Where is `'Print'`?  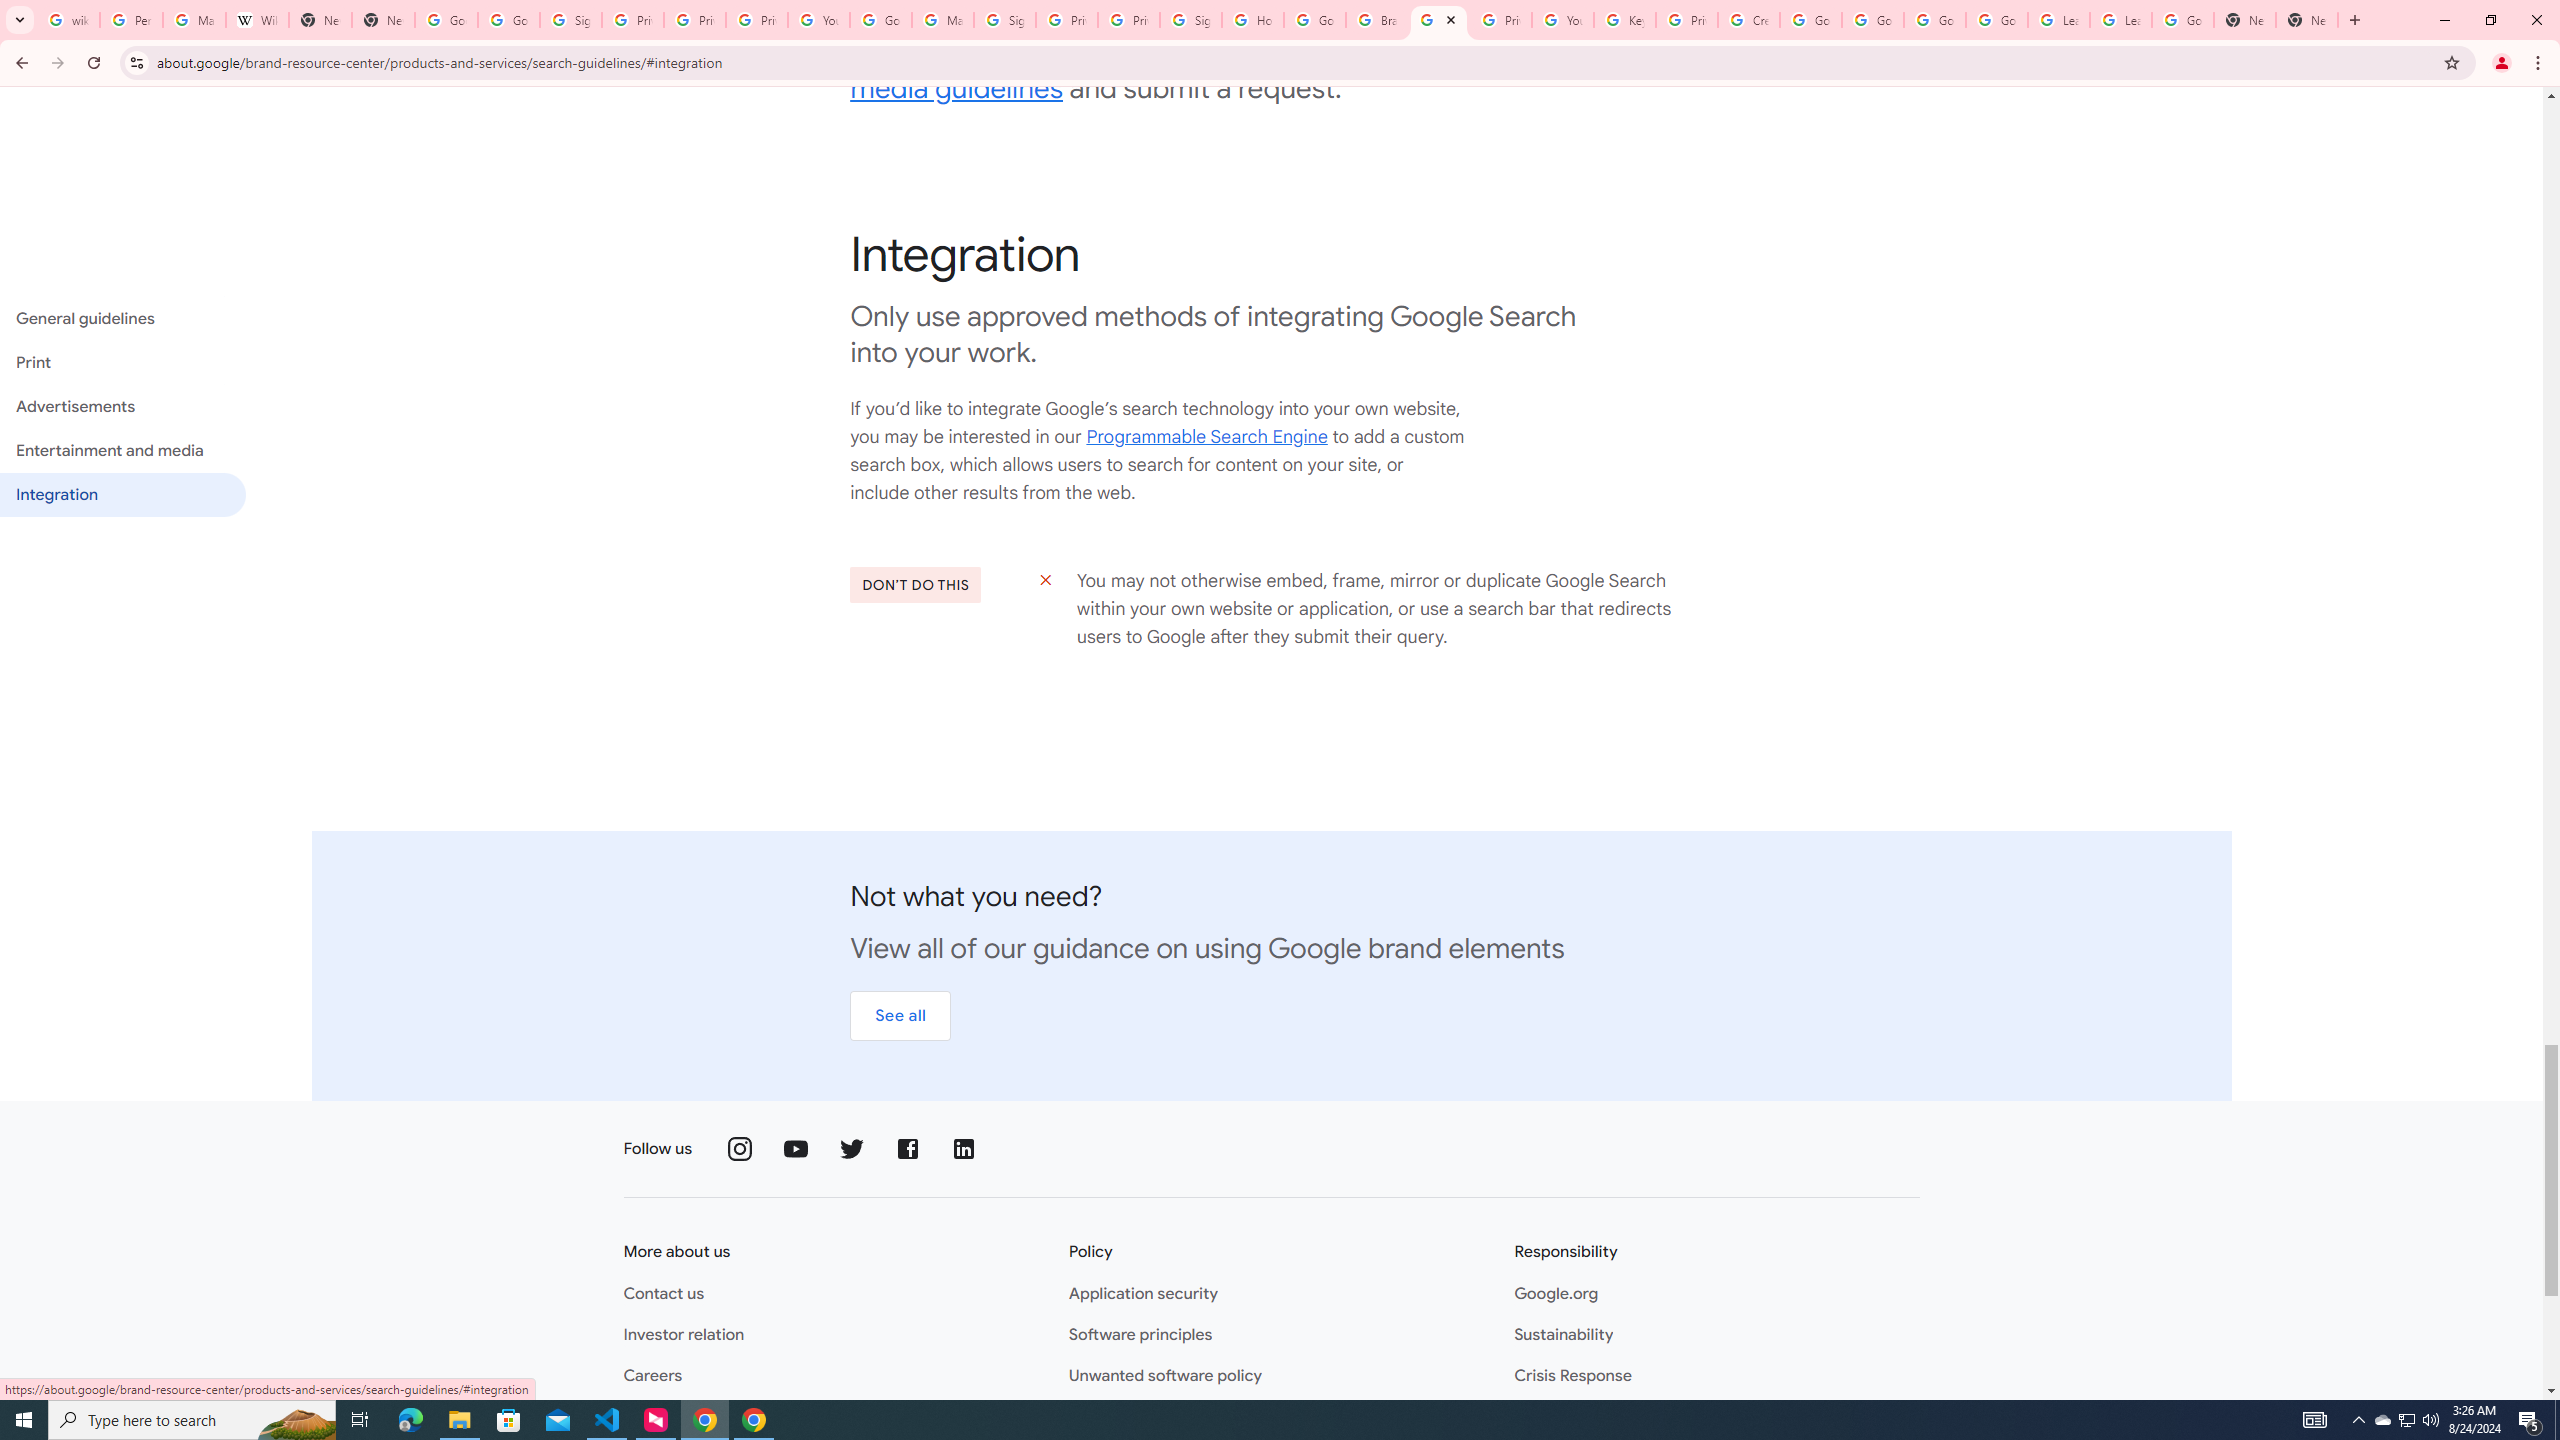 'Print' is located at coordinates (122, 361).